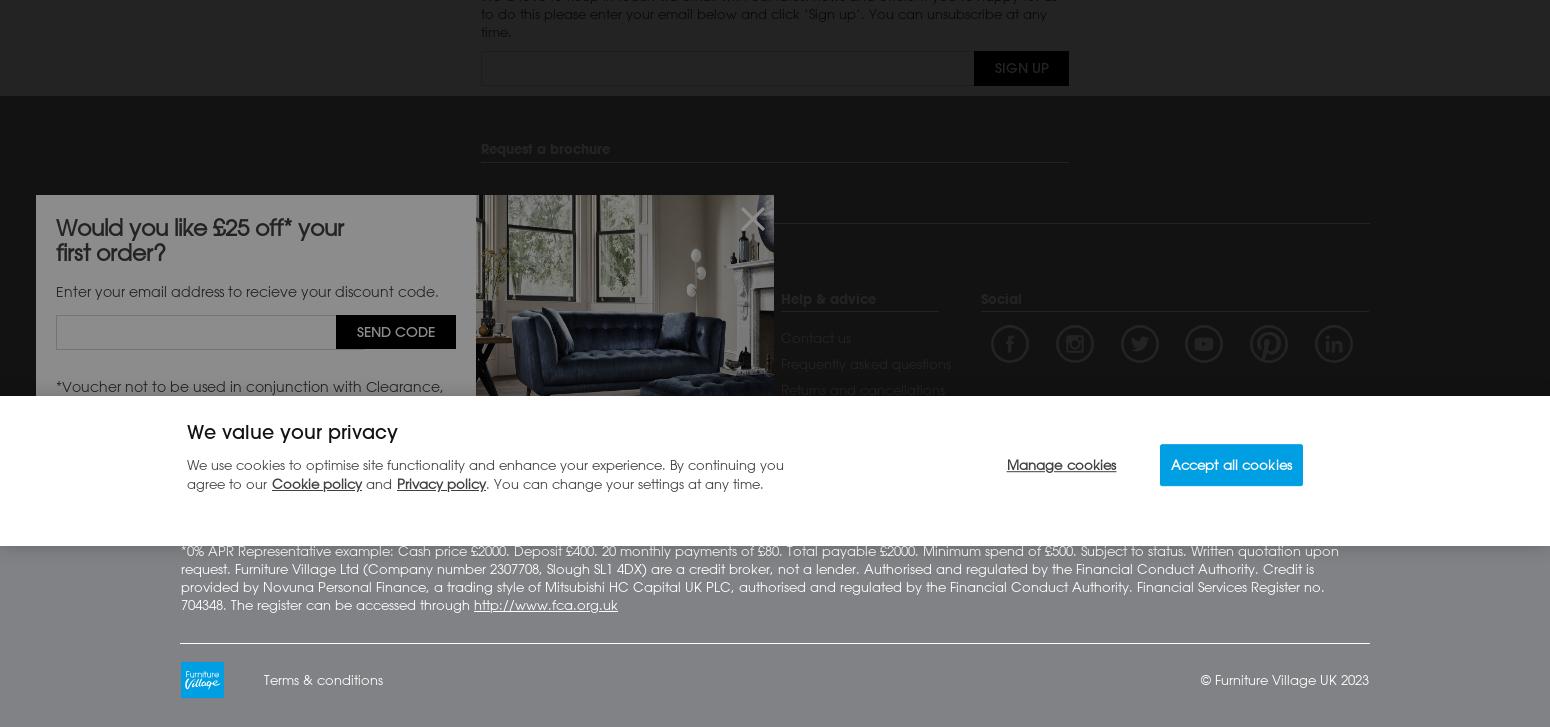 Image resolution: width=1550 pixels, height=727 pixels. What do you see at coordinates (180, 439) in the screenshot?
I see `'Sustainability'` at bounding box center [180, 439].